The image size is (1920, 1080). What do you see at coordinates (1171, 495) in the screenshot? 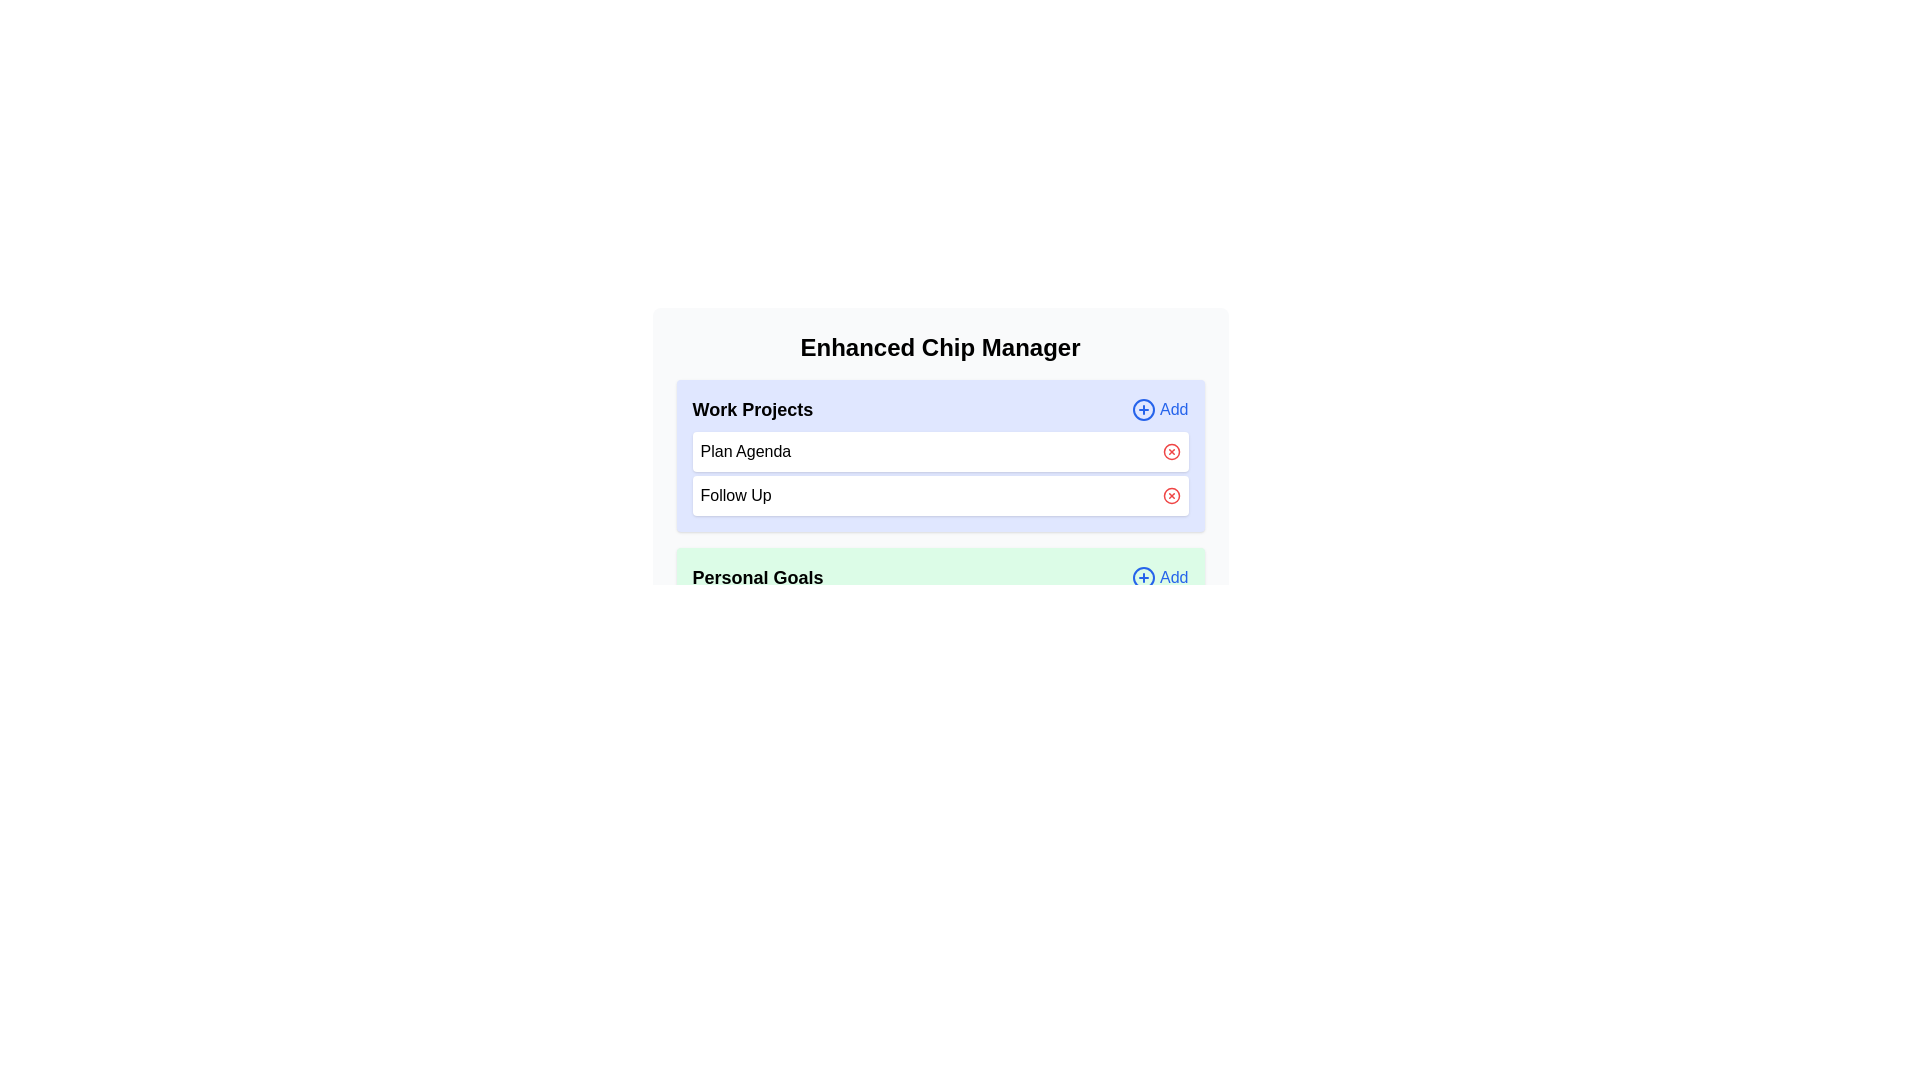
I see `the chip Follow Up from the category Work Projects` at bounding box center [1171, 495].